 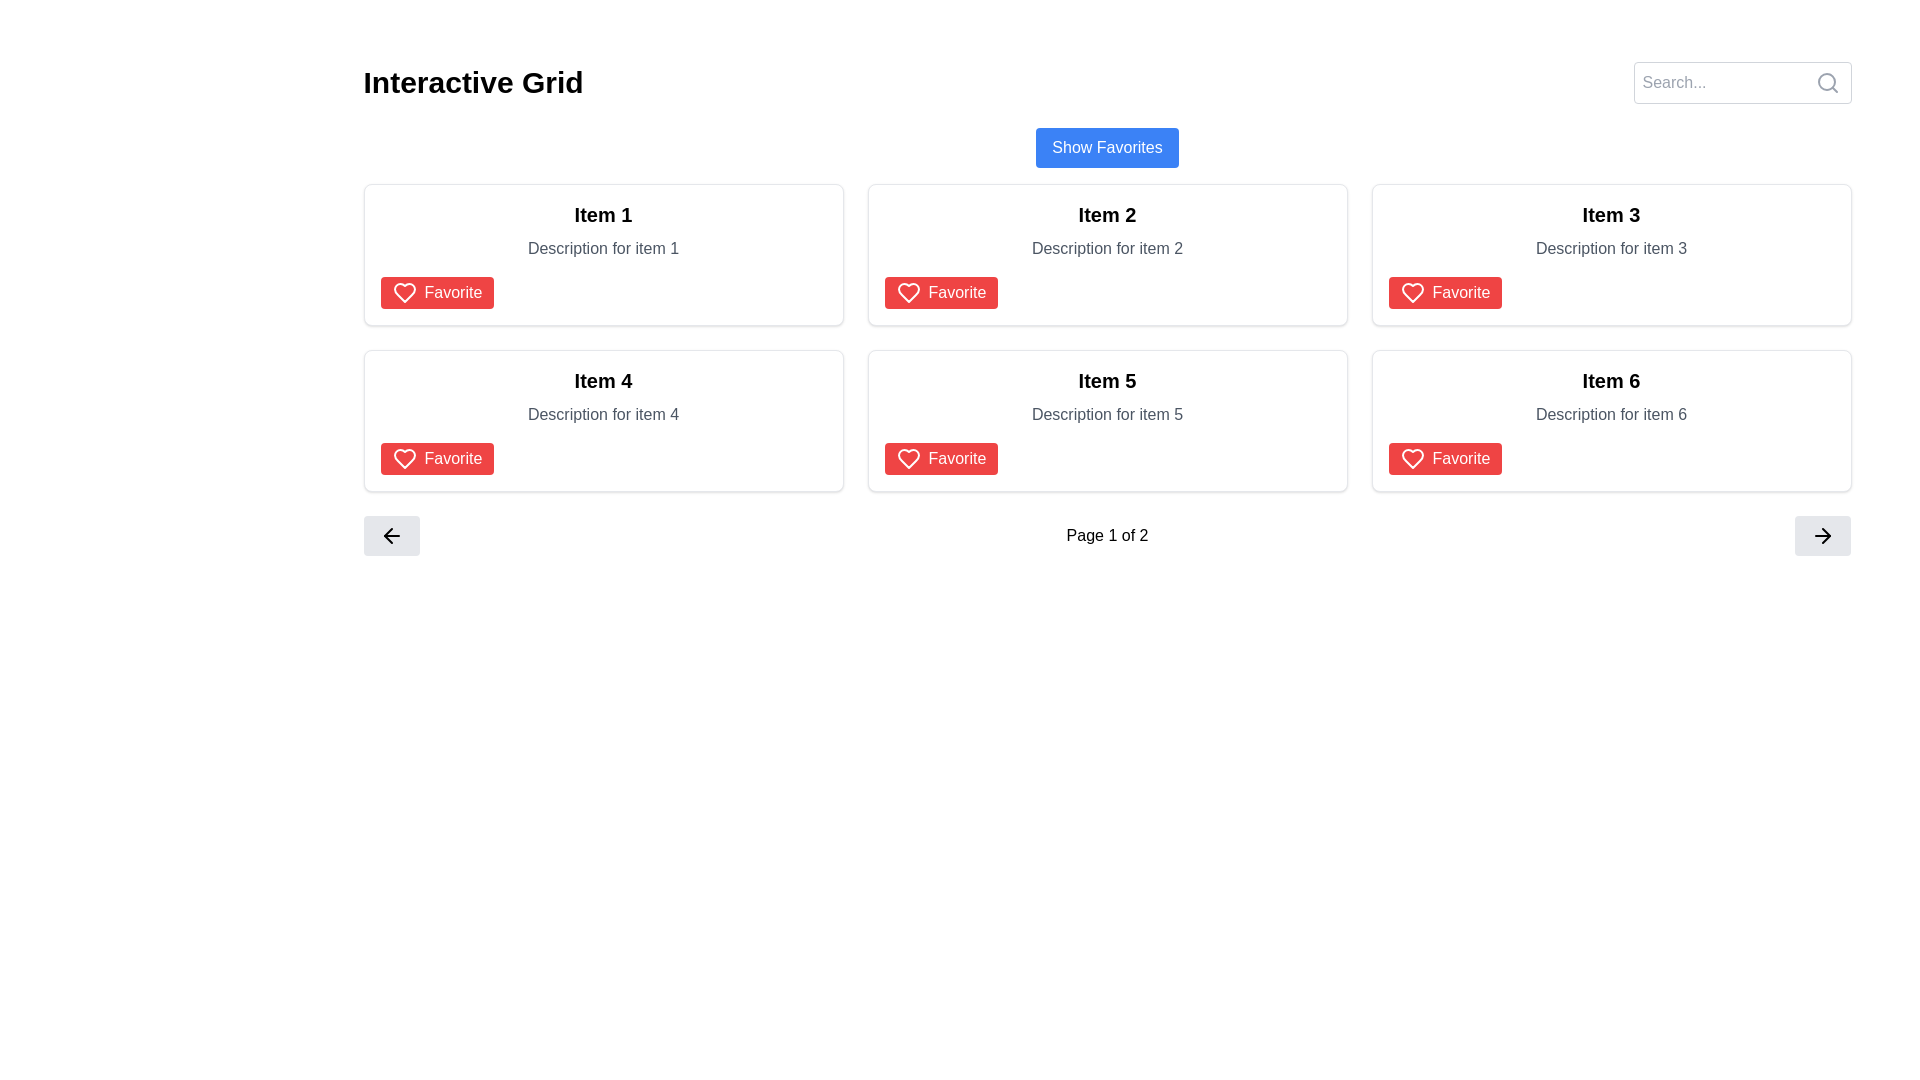 I want to click on the arrowhead icon in the bottom-right corner of the interface, which indicates forward navigation to the next page or set of items, so click(x=1827, y=535).